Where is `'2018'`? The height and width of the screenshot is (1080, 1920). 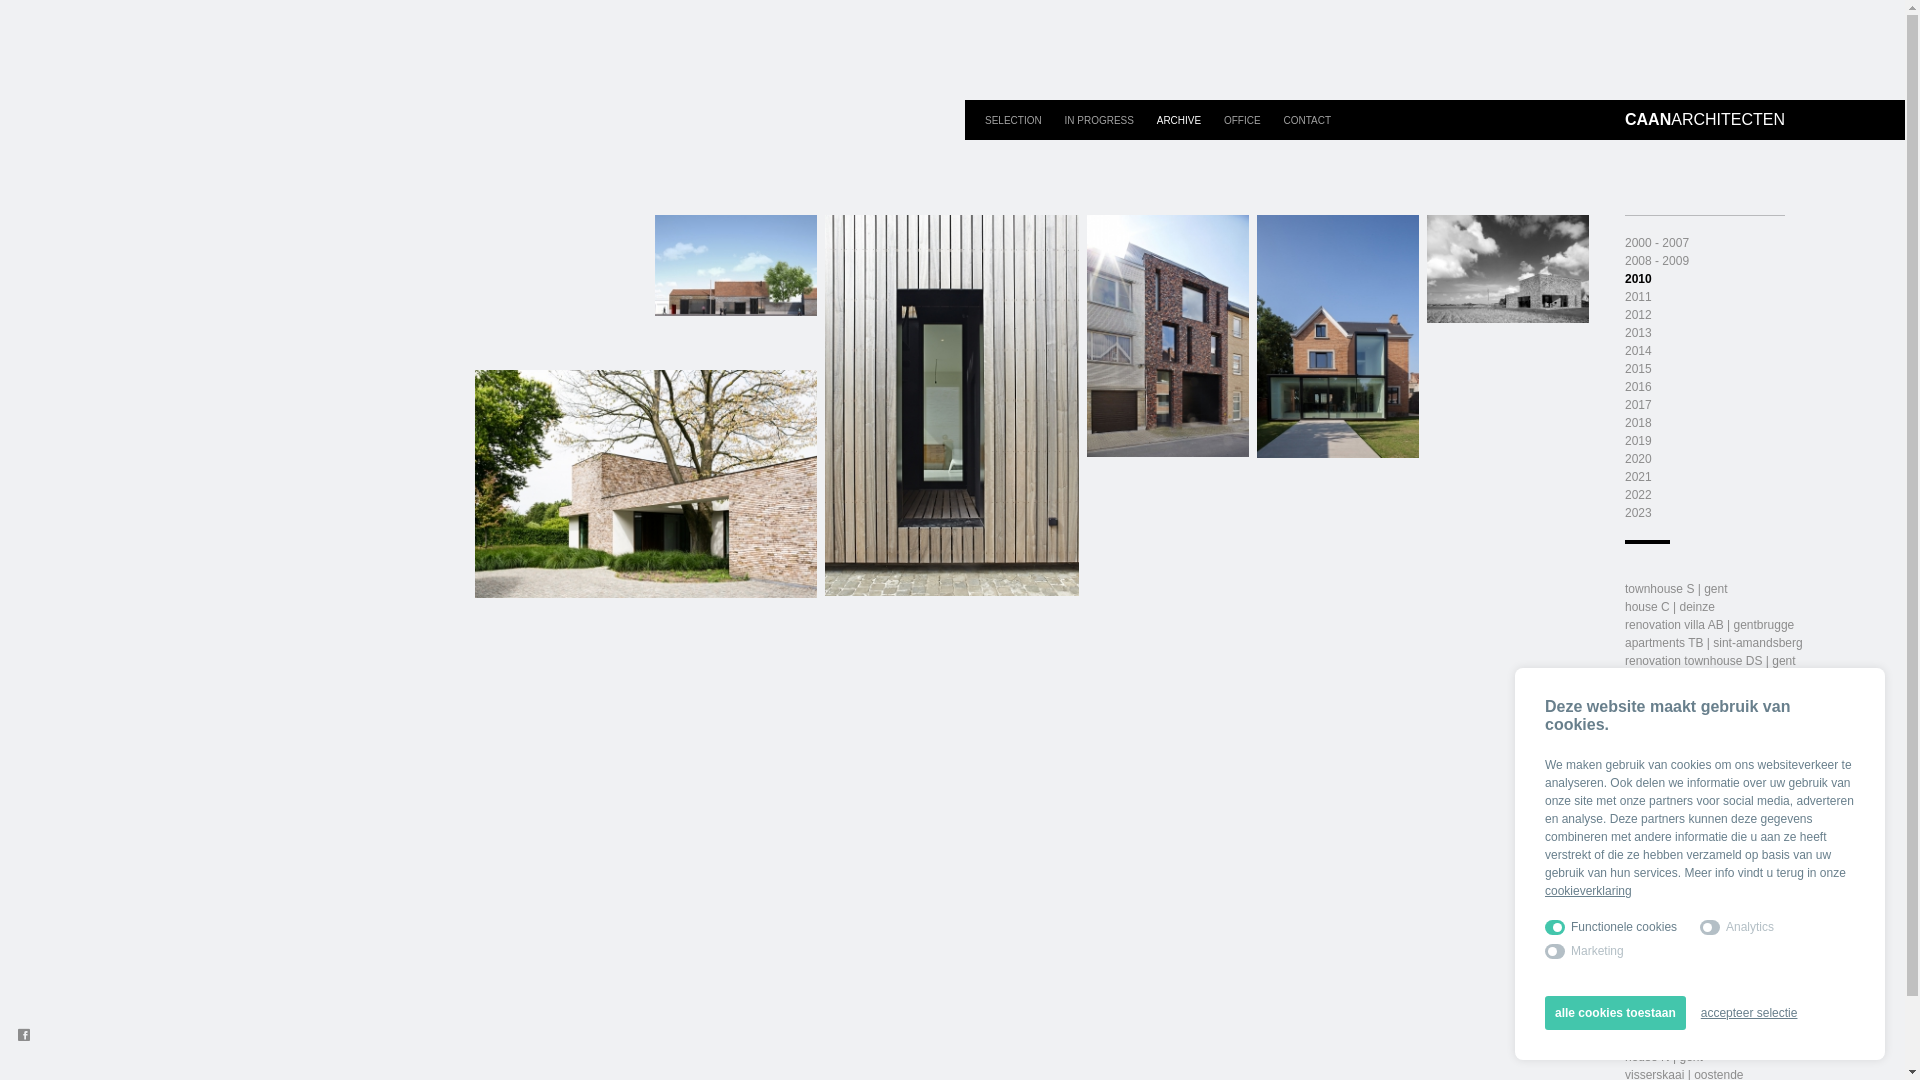 '2018' is located at coordinates (1638, 422).